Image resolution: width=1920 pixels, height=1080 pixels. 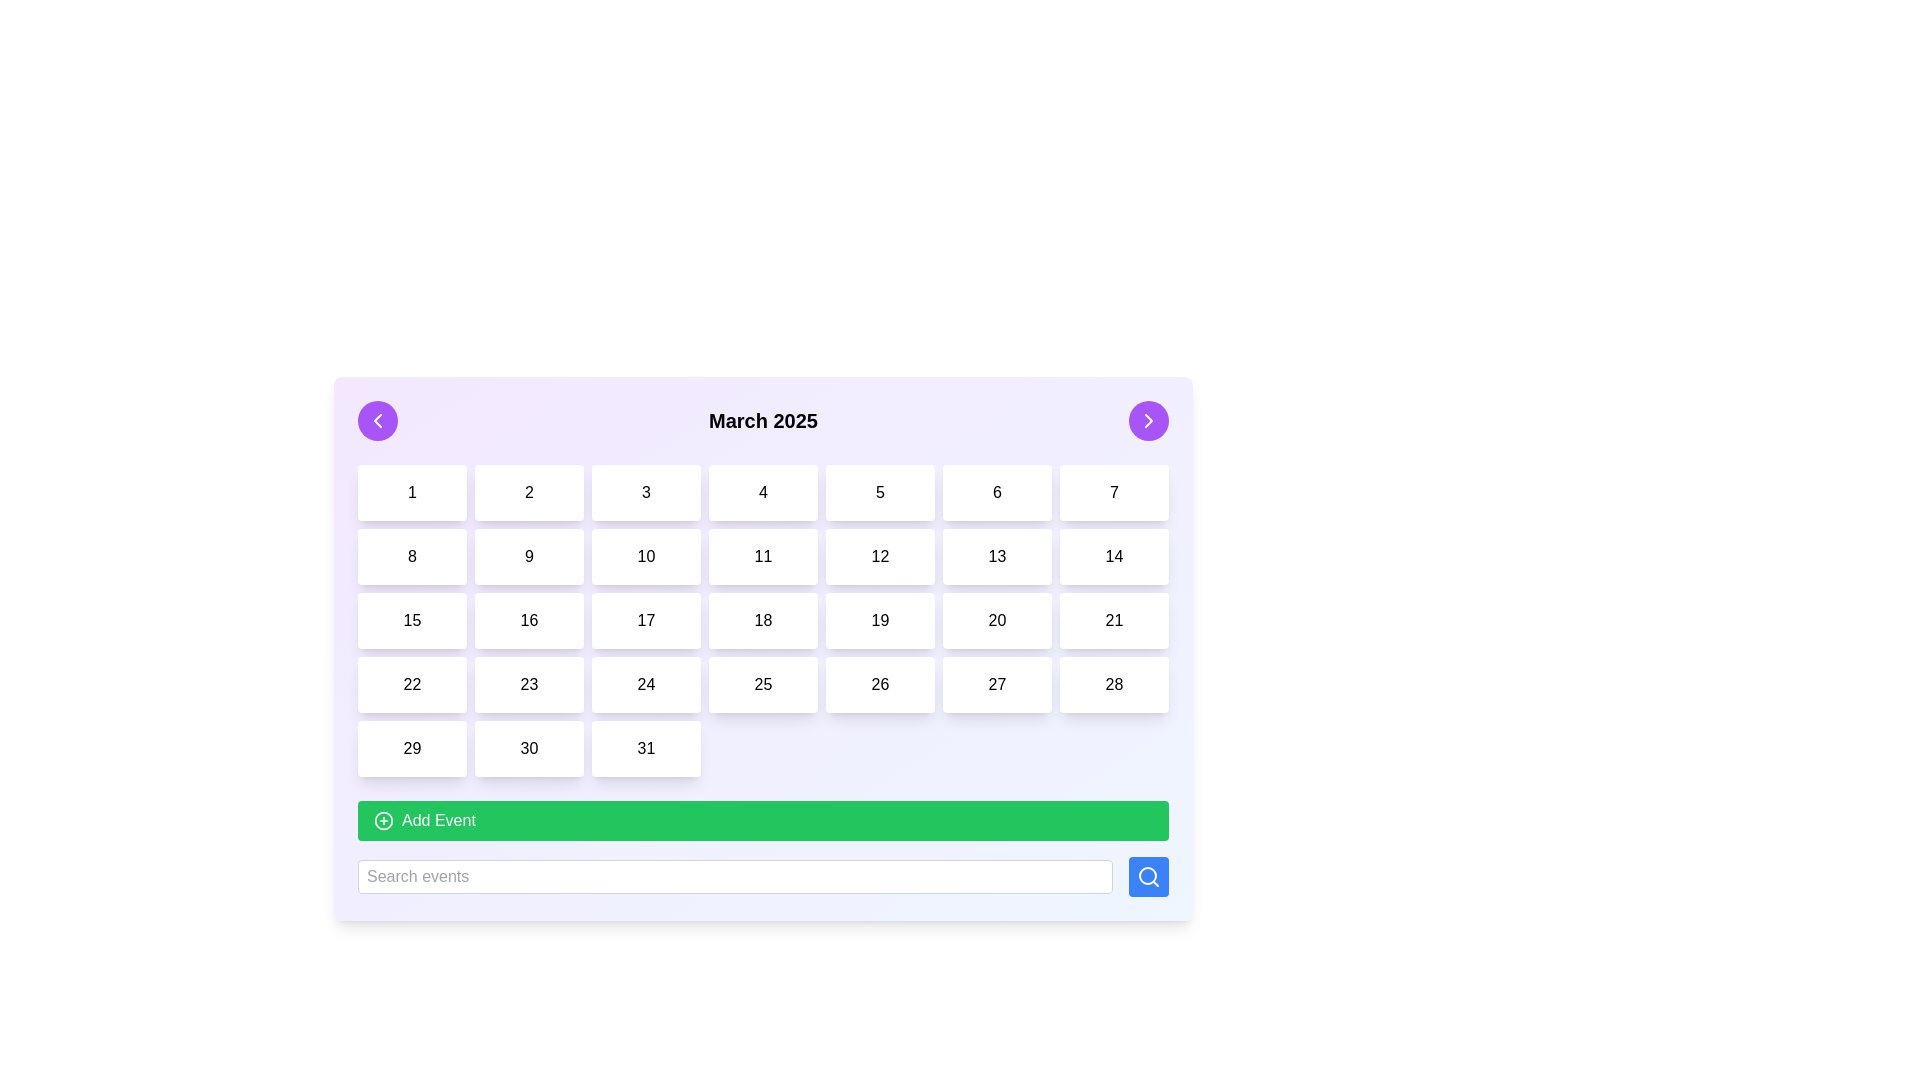 What do you see at coordinates (1148, 875) in the screenshot?
I see `the search icon button located at the bottom-right corner of the calendar interface to initiate a search` at bounding box center [1148, 875].